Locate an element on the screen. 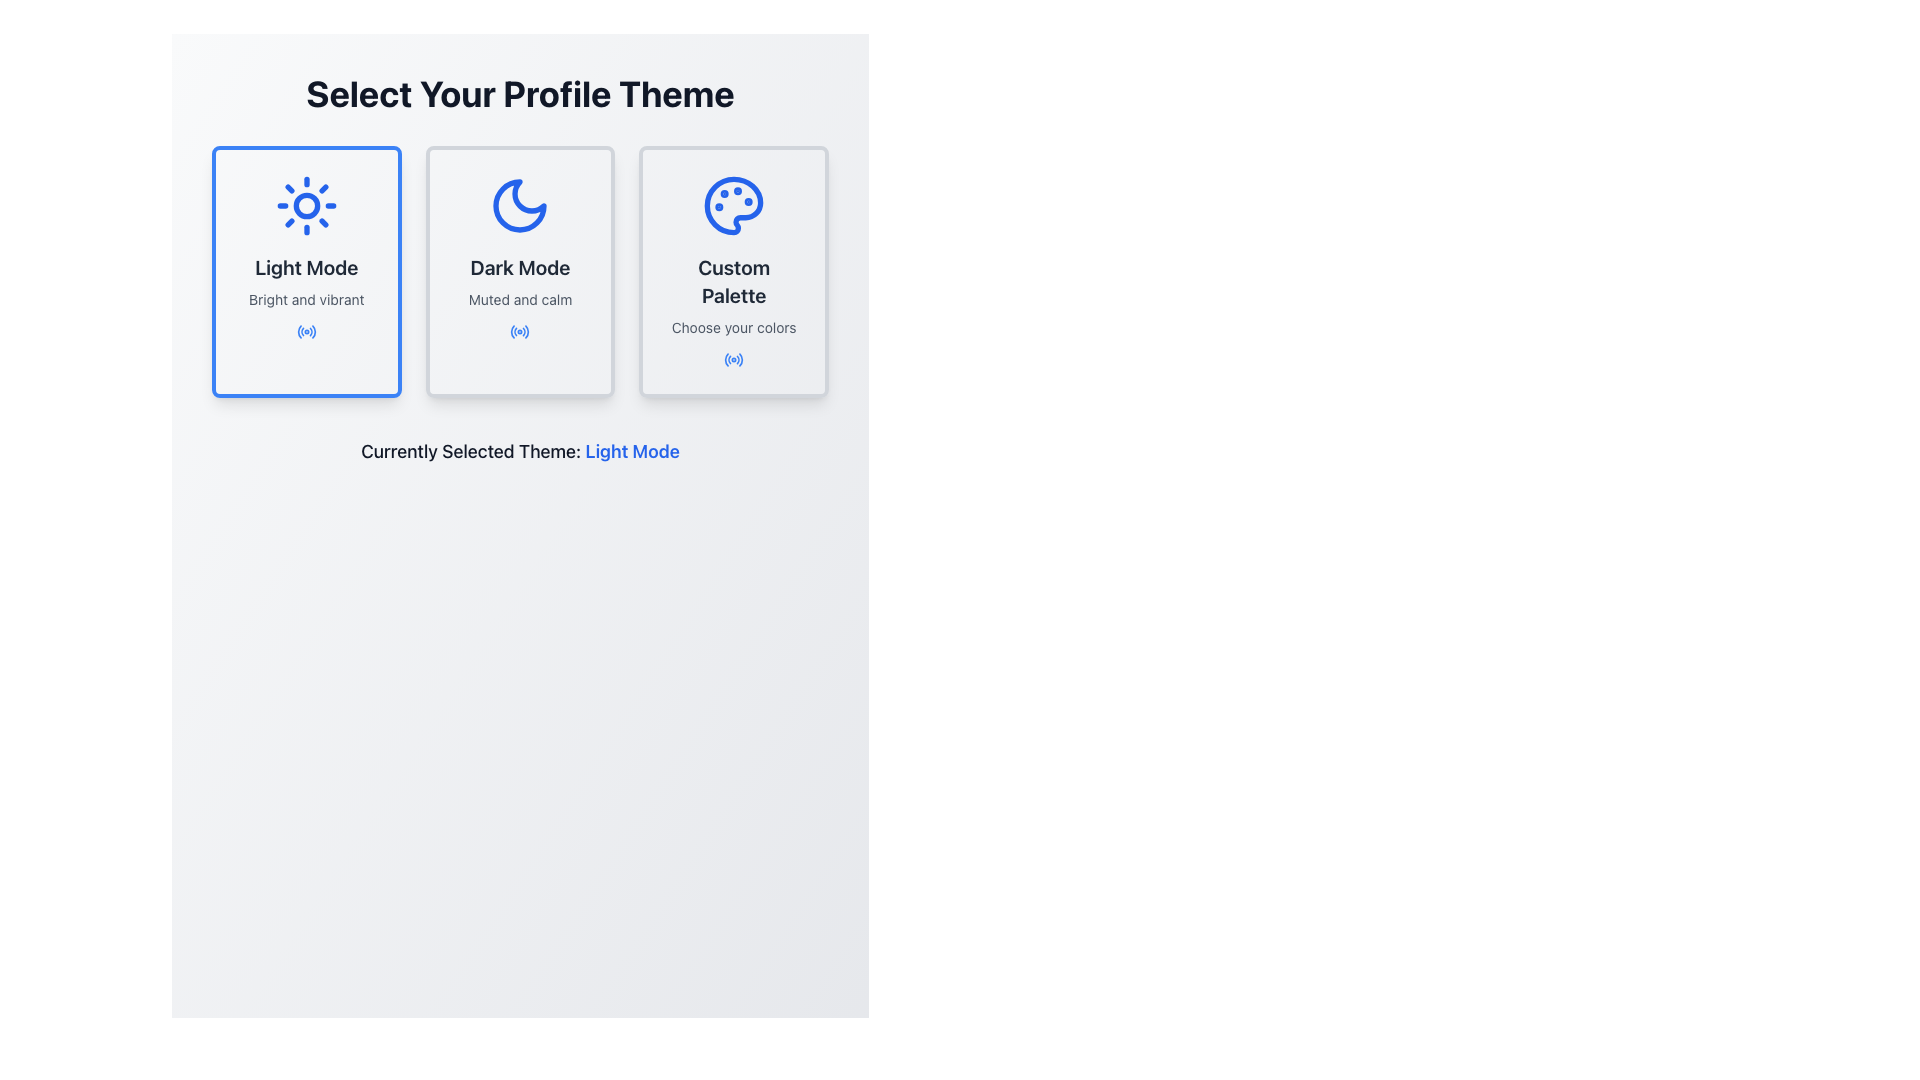  the 'Dark Mode' icon, which visually represents the option for enabling Dark Mode, located centrally above the text 'Muted and calm.' is located at coordinates (520, 205).